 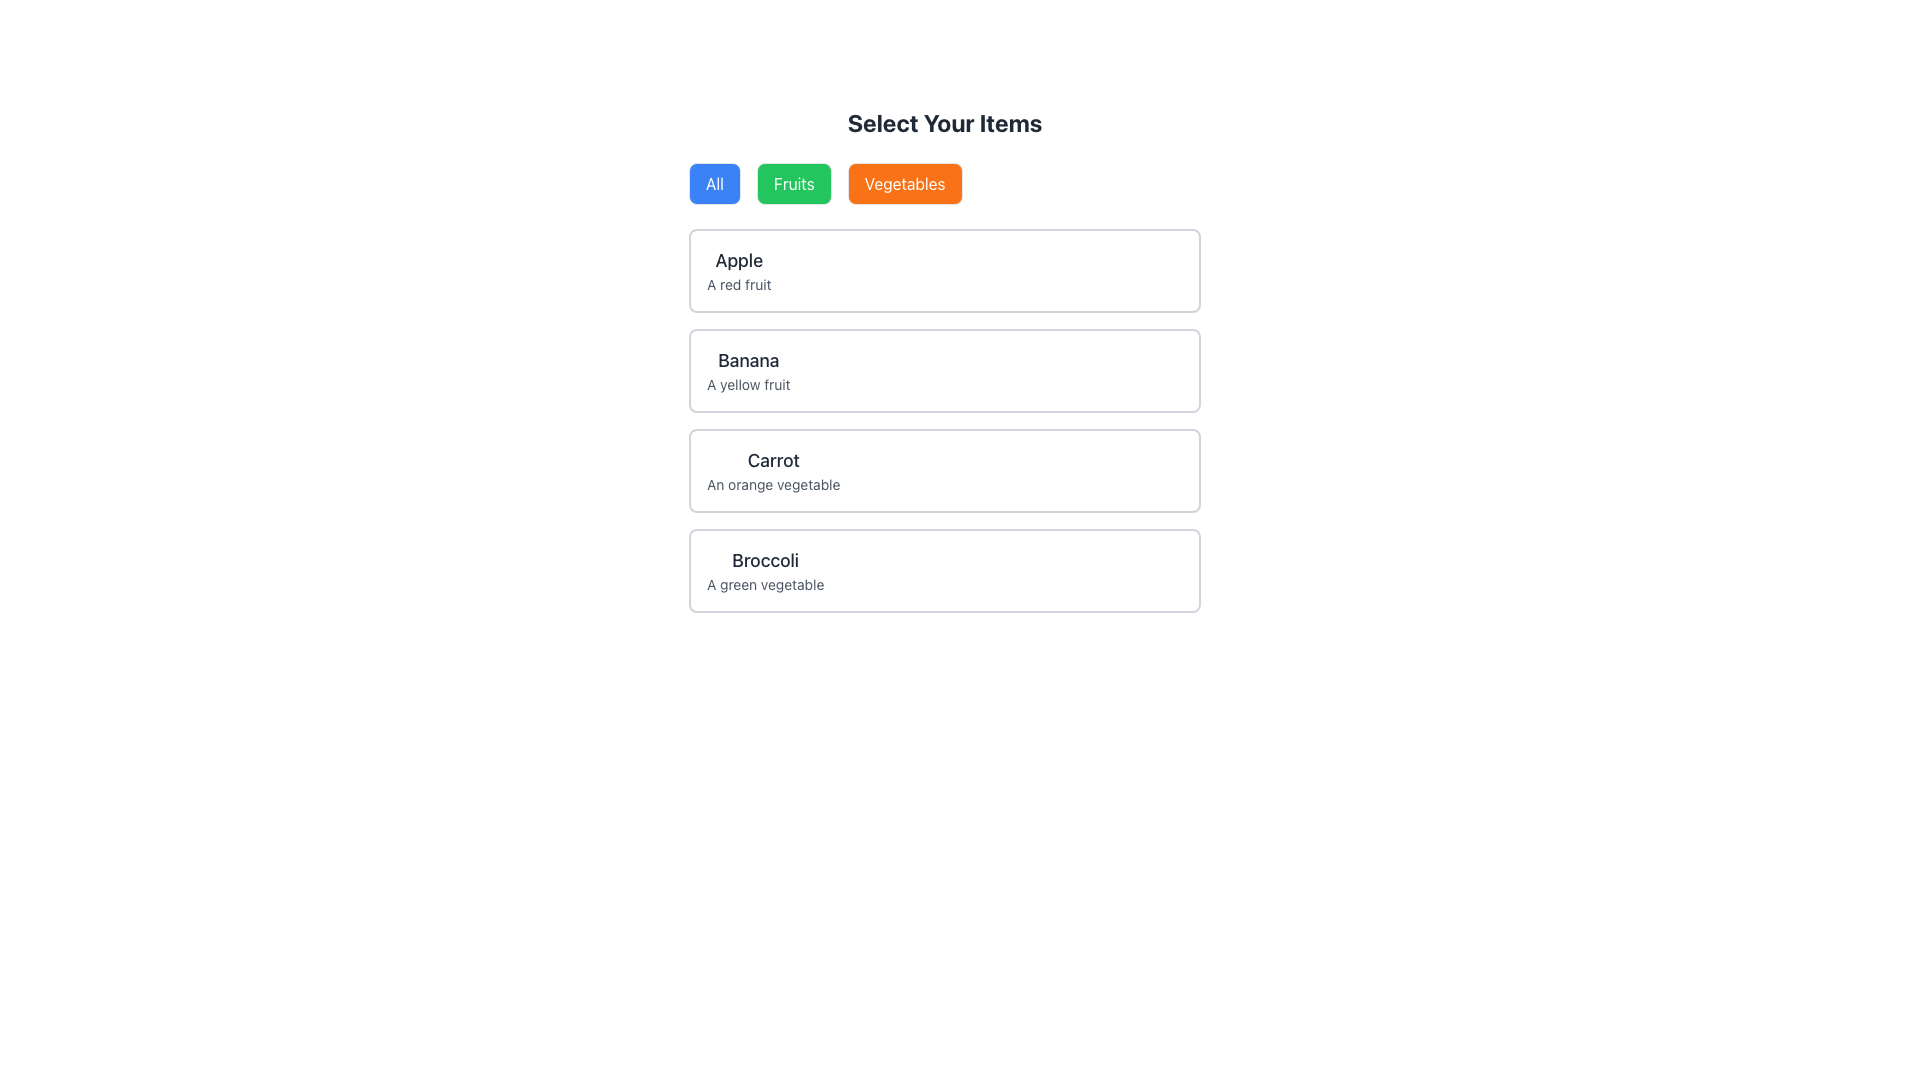 I want to click on the green 'Fruits' button with rounded corners, located between the 'All' button and the 'Vegetables' button, to filter items, so click(x=793, y=184).